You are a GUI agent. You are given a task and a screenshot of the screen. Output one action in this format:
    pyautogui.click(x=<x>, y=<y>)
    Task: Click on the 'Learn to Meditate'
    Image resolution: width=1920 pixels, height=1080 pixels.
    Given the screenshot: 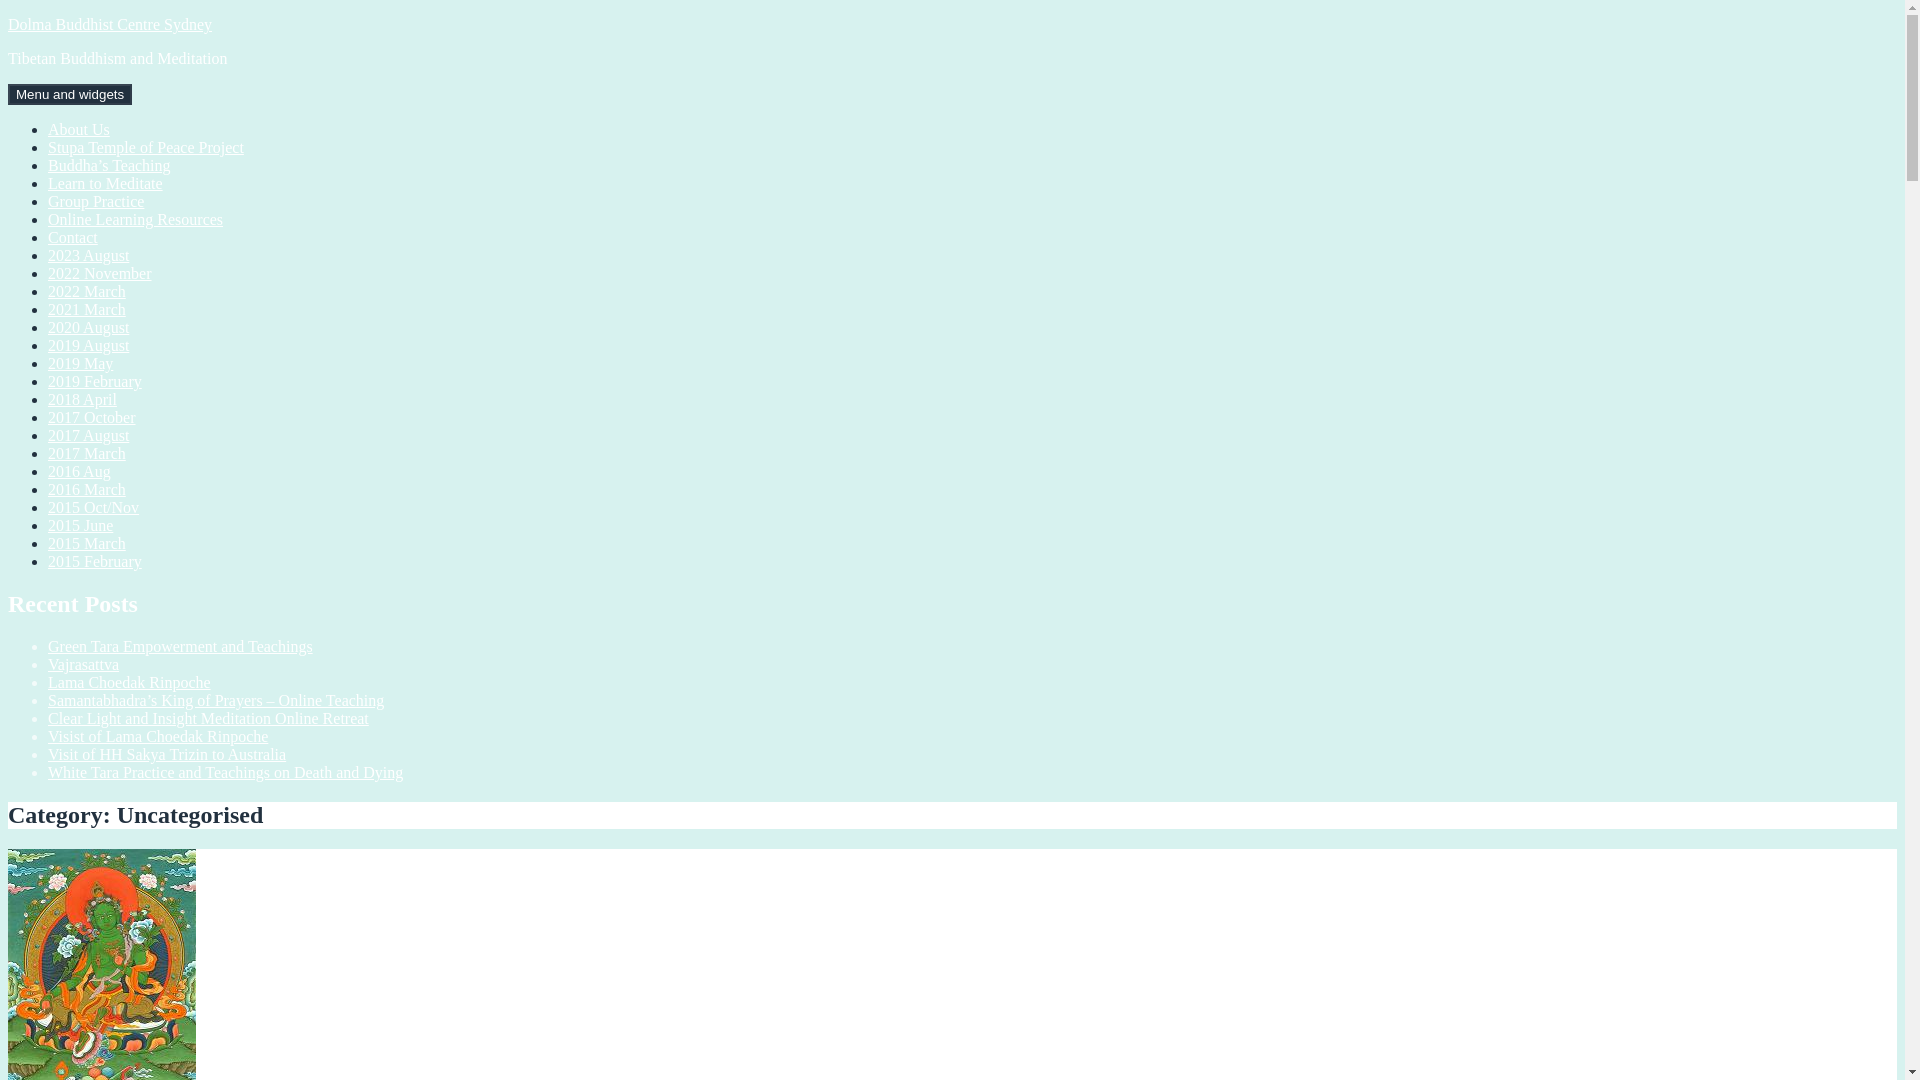 What is the action you would take?
    pyautogui.click(x=104, y=183)
    